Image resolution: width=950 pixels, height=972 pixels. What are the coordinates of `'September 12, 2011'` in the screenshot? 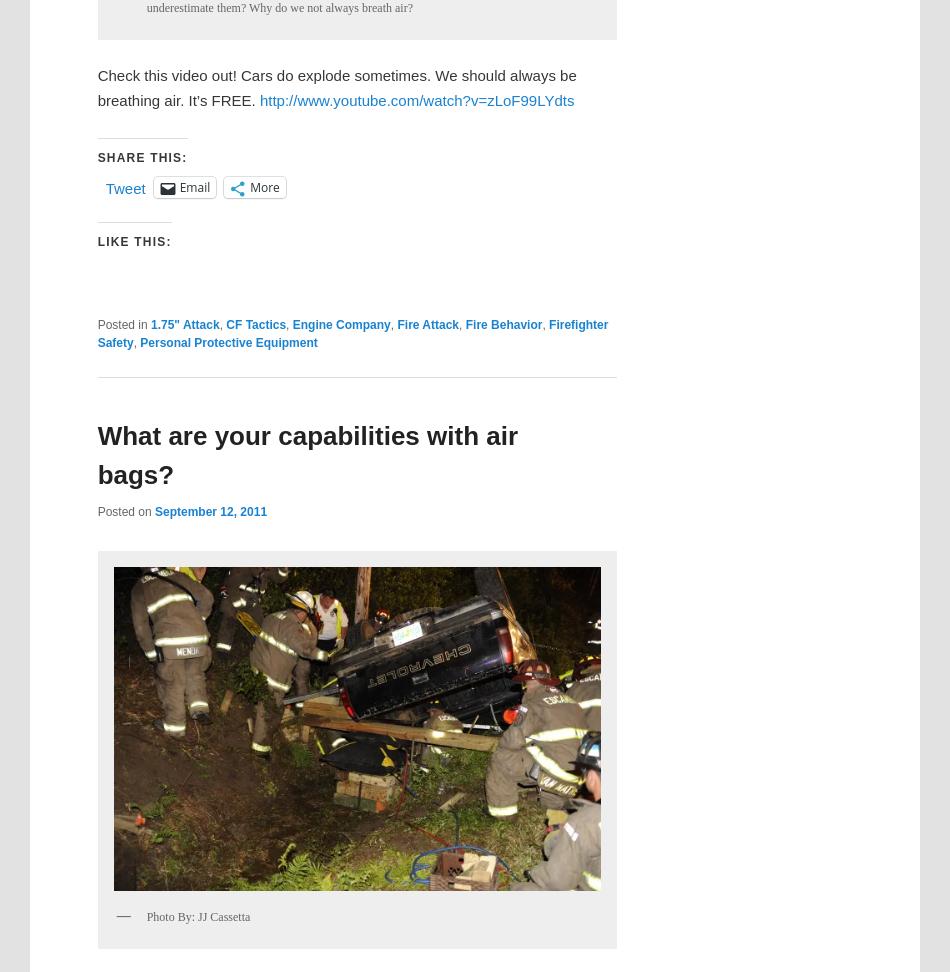 It's located at (210, 510).